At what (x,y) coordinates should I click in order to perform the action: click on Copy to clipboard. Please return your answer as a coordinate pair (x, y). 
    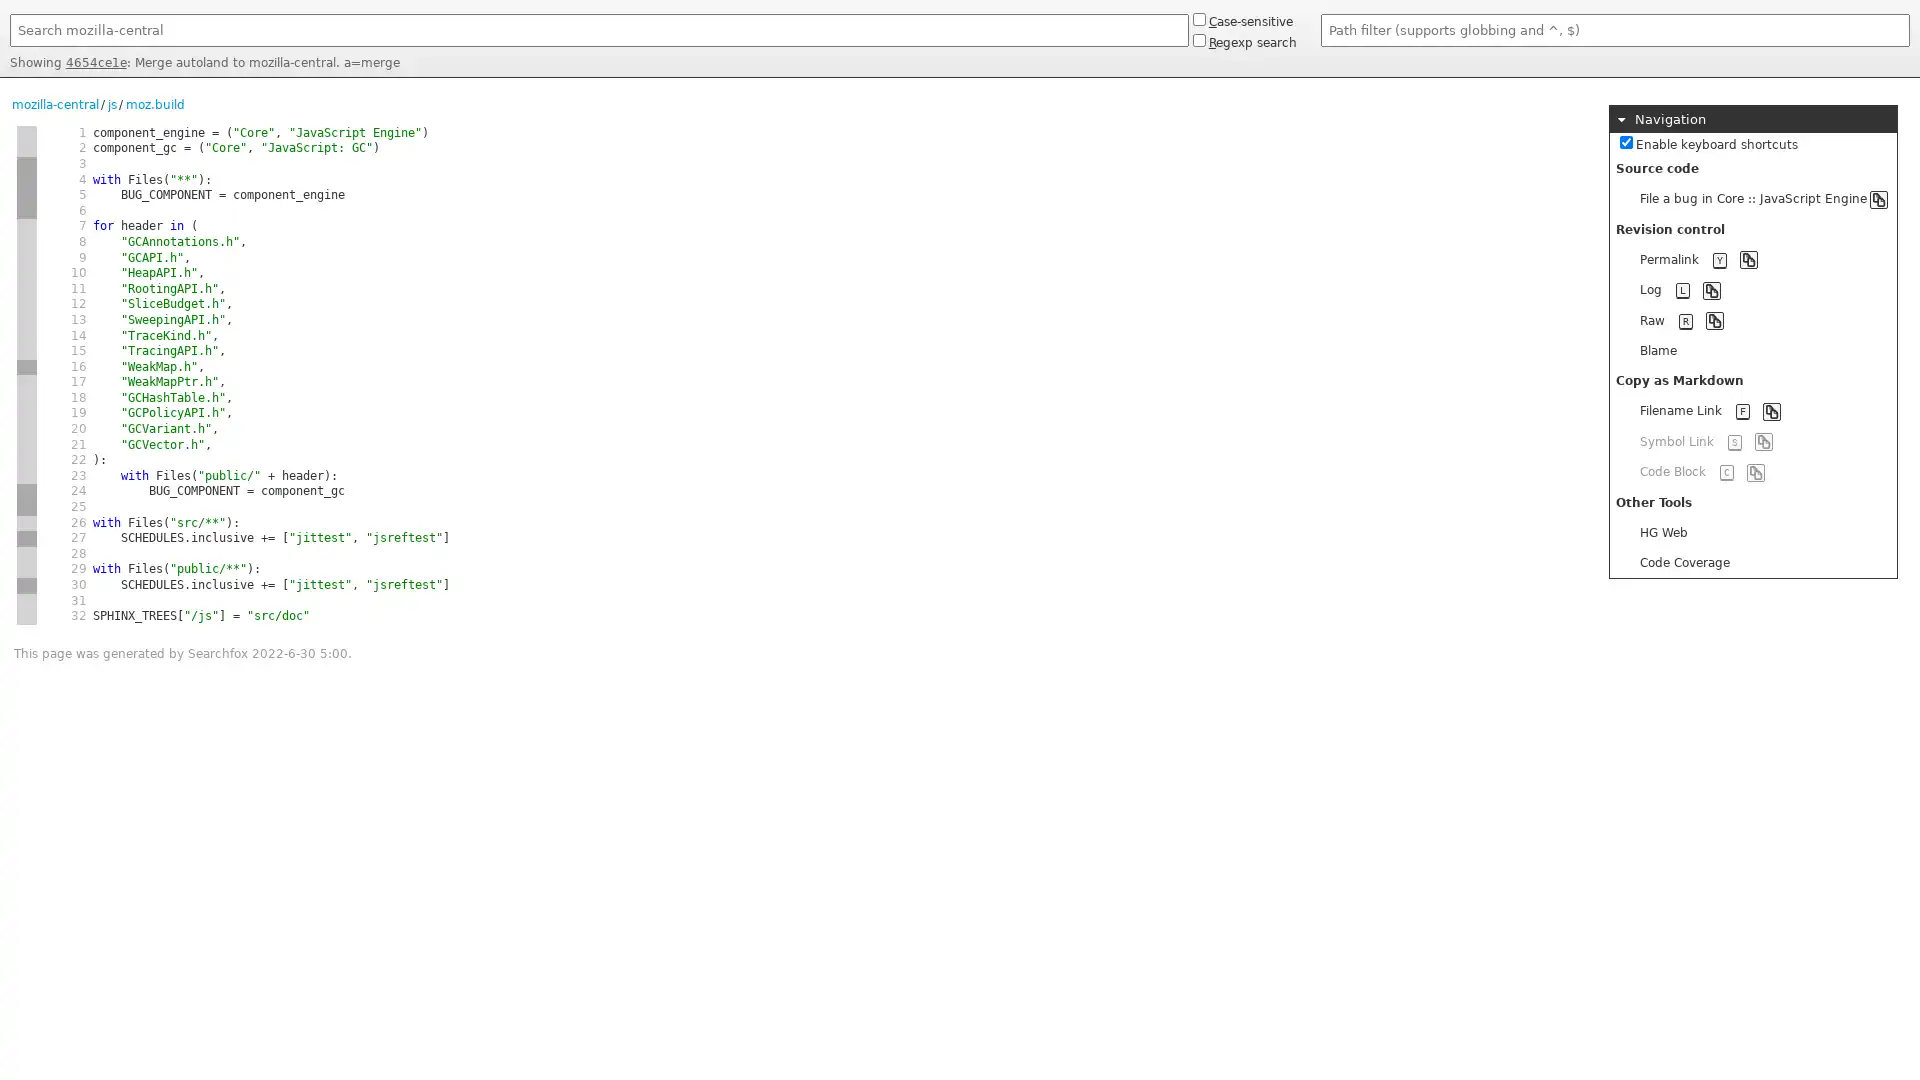
    Looking at the image, I should click on (1713, 319).